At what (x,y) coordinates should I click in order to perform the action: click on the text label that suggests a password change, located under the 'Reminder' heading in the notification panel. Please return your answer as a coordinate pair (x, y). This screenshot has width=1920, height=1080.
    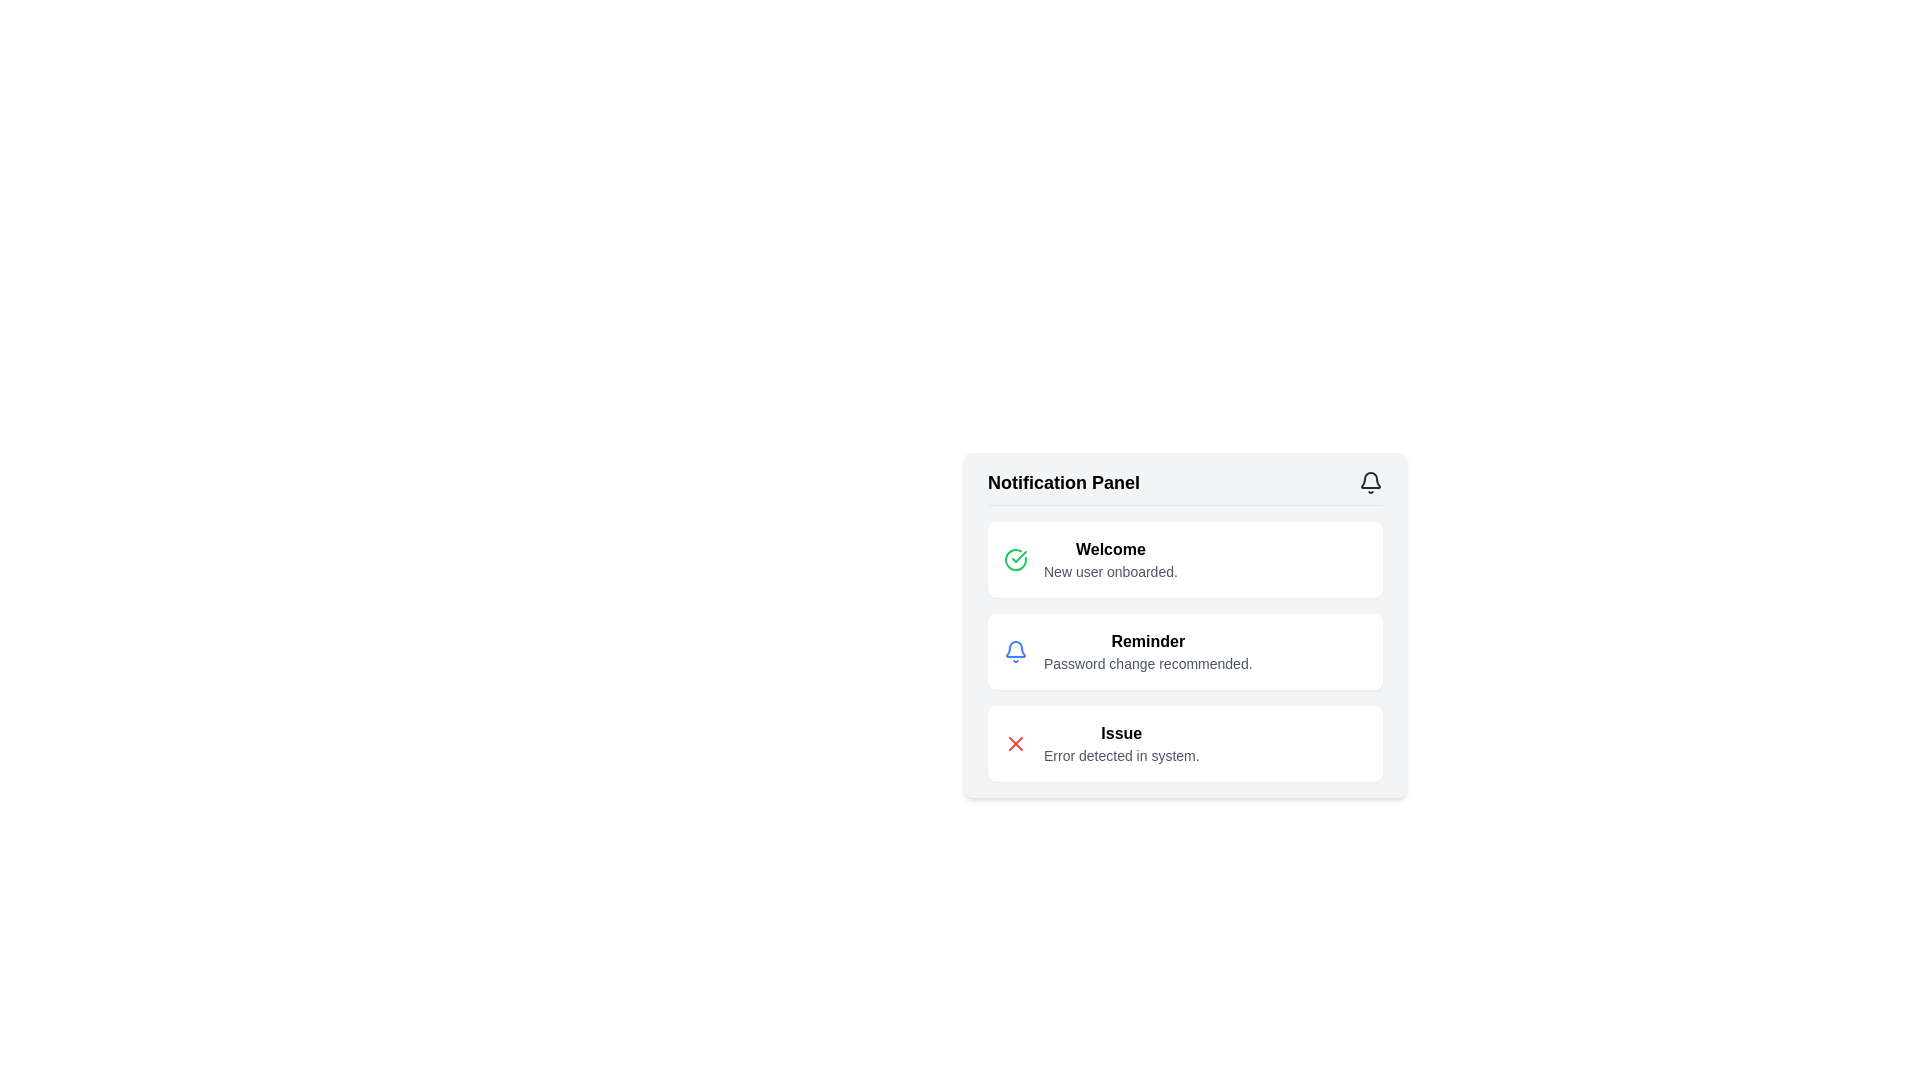
    Looking at the image, I should click on (1148, 663).